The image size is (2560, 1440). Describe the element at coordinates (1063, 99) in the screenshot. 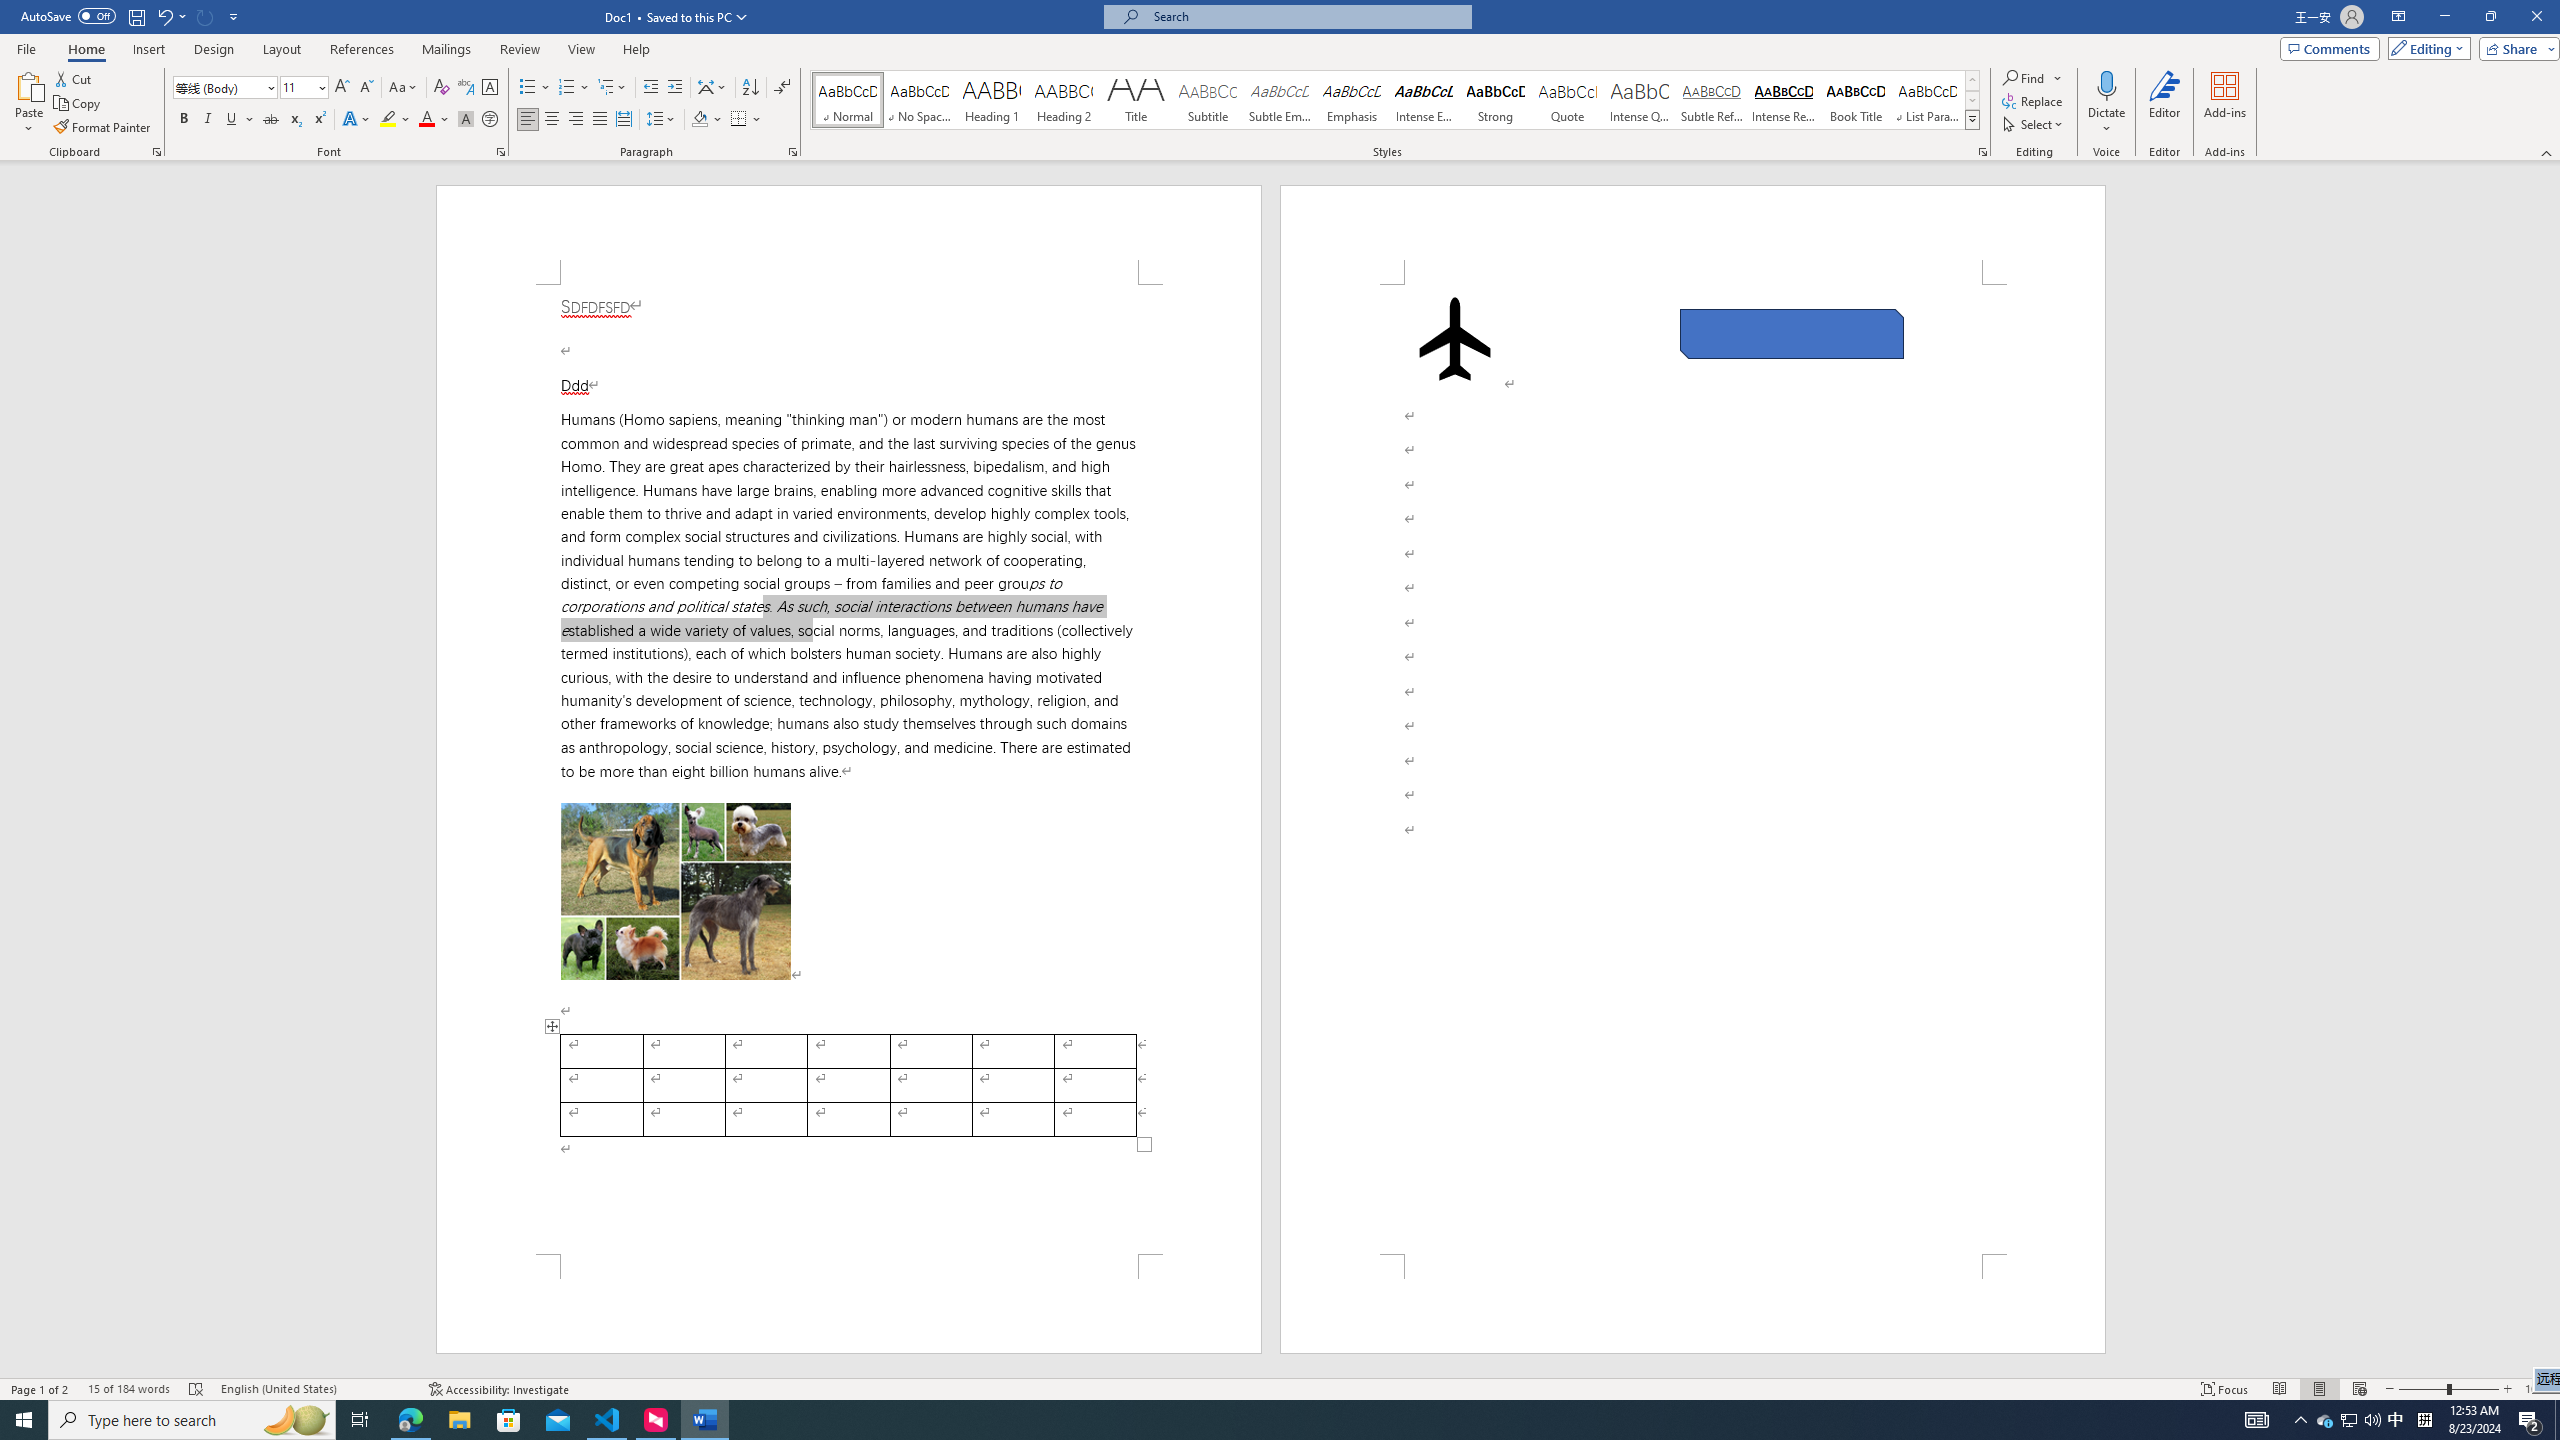

I see `'Heading 2'` at that location.